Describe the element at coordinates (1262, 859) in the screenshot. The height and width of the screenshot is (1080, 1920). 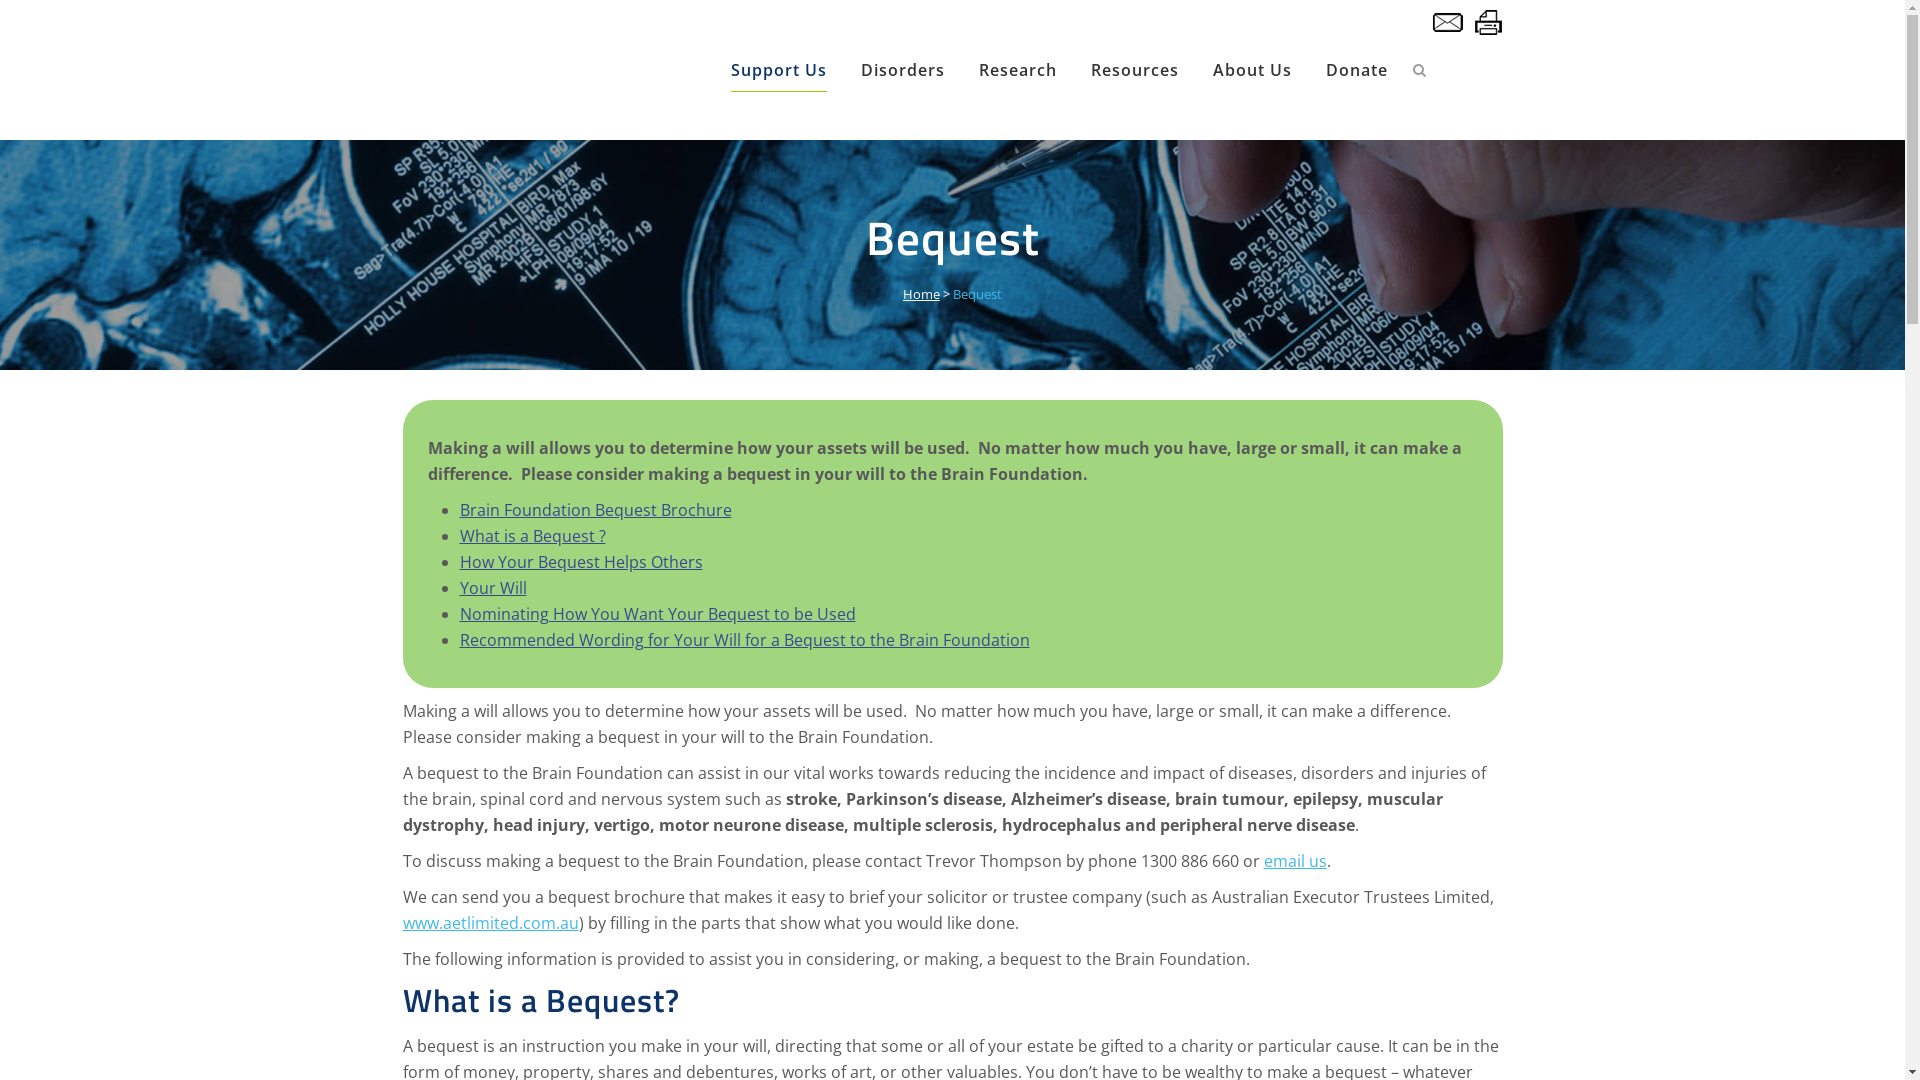
I see `'email us'` at that location.